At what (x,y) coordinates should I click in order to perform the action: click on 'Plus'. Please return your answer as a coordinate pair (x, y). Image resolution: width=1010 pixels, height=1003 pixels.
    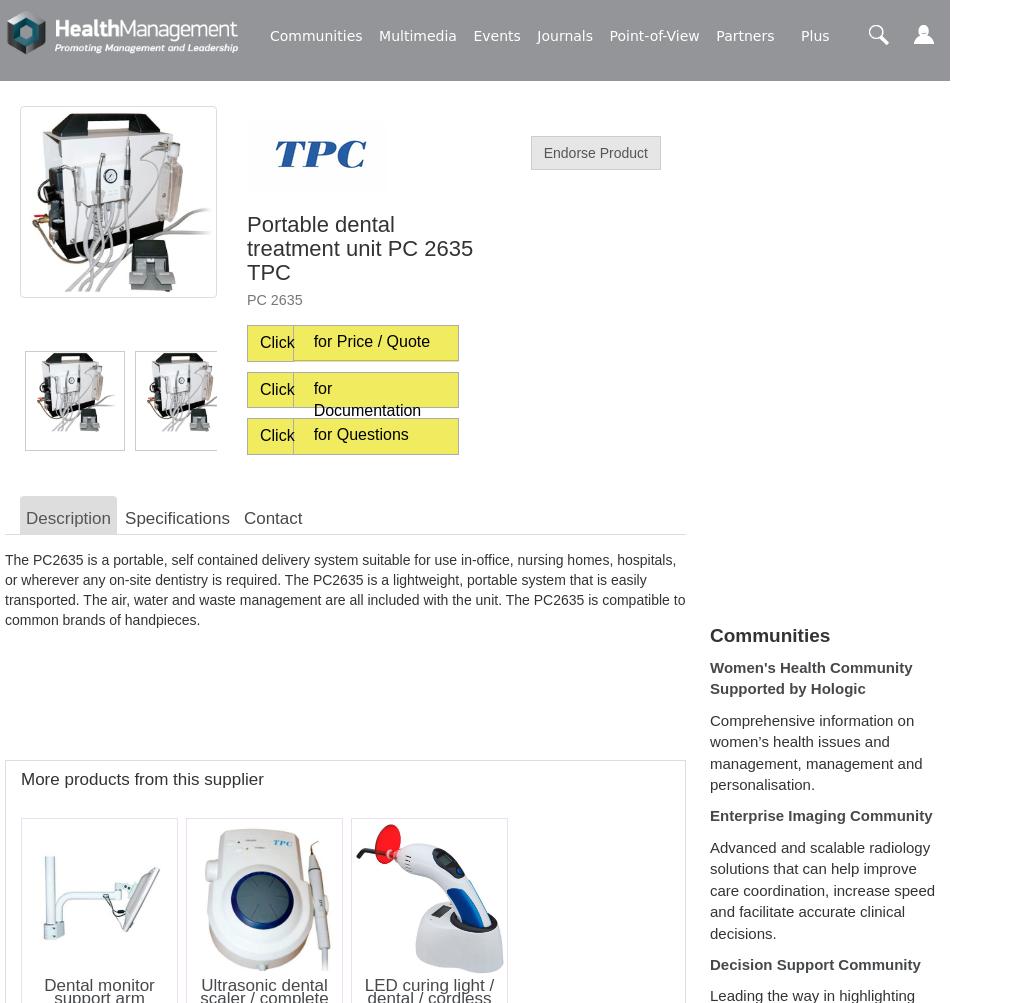
    Looking at the image, I should click on (814, 36).